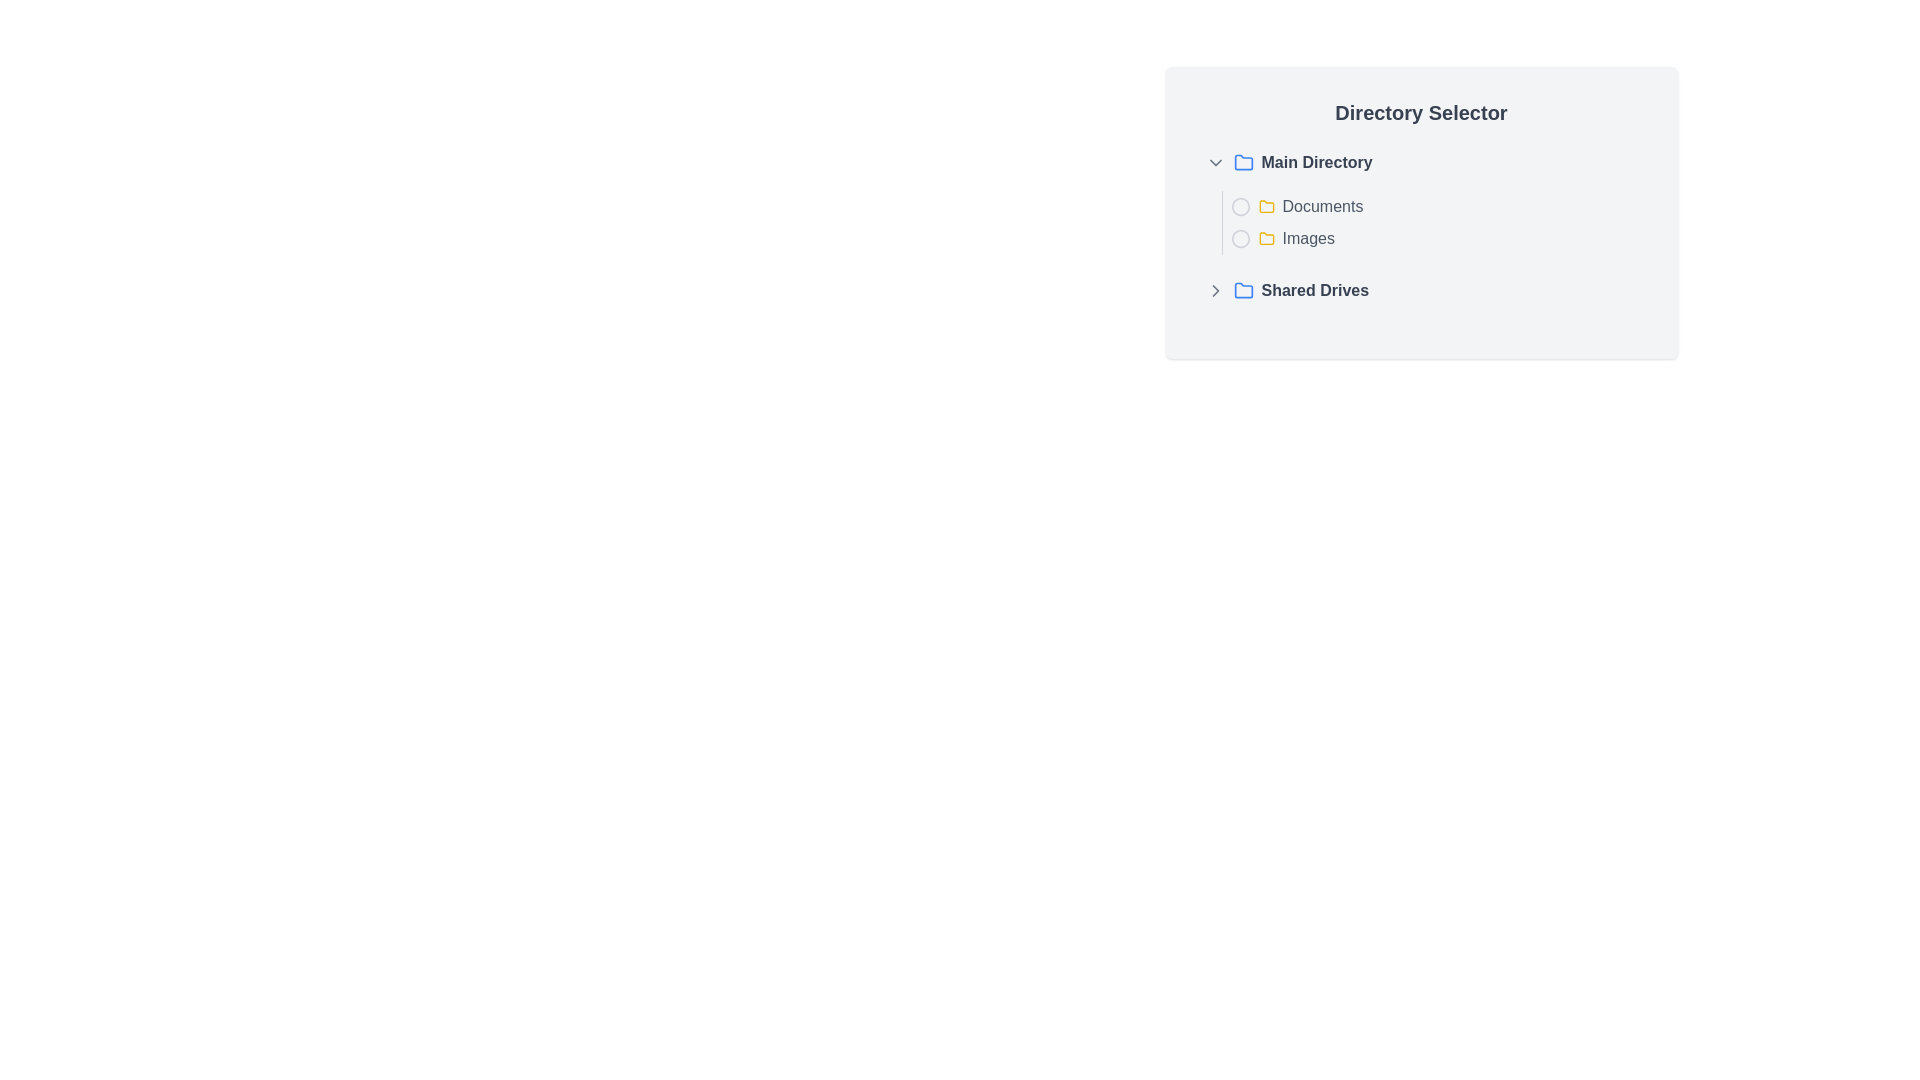 This screenshot has height=1080, width=1920. What do you see at coordinates (1242, 161) in the screenshot?
I see `the blue folder icon located to the left of the text 'Main Directory' in the directory selector interface` at bounding box center [1242, 161].